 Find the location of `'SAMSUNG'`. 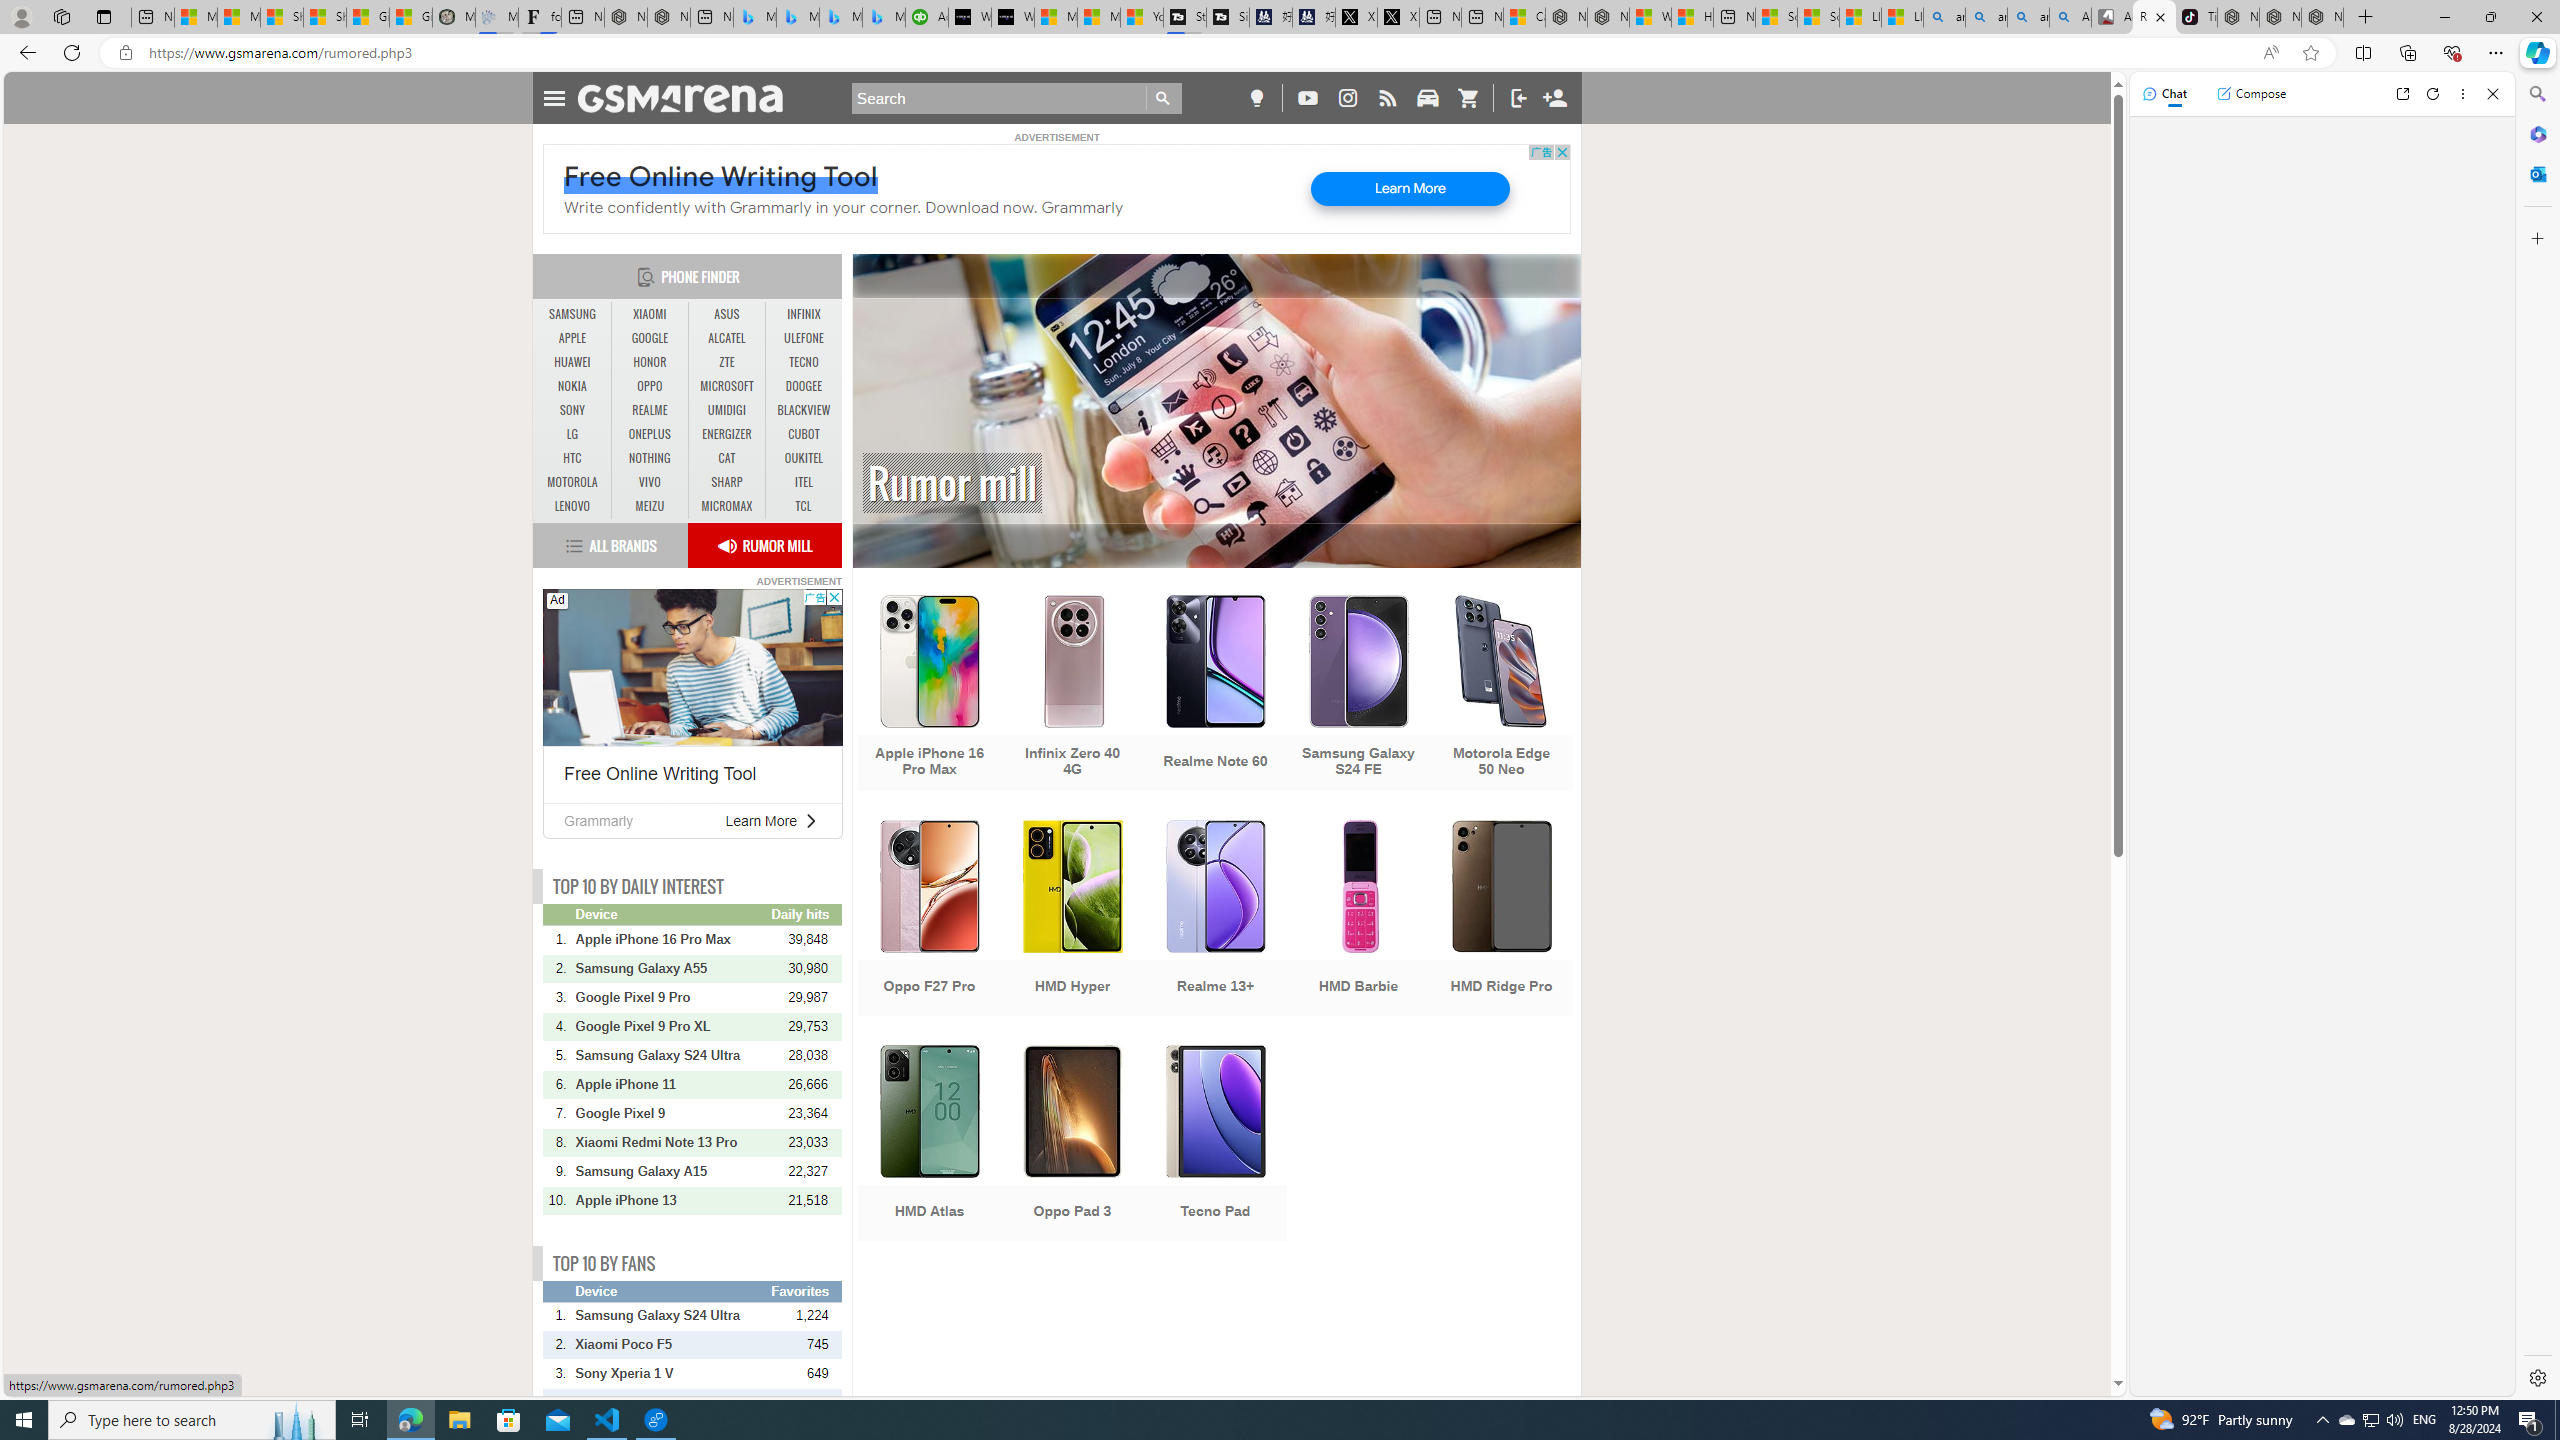

'SAMSUNG' is located at coordinates (572, 314).